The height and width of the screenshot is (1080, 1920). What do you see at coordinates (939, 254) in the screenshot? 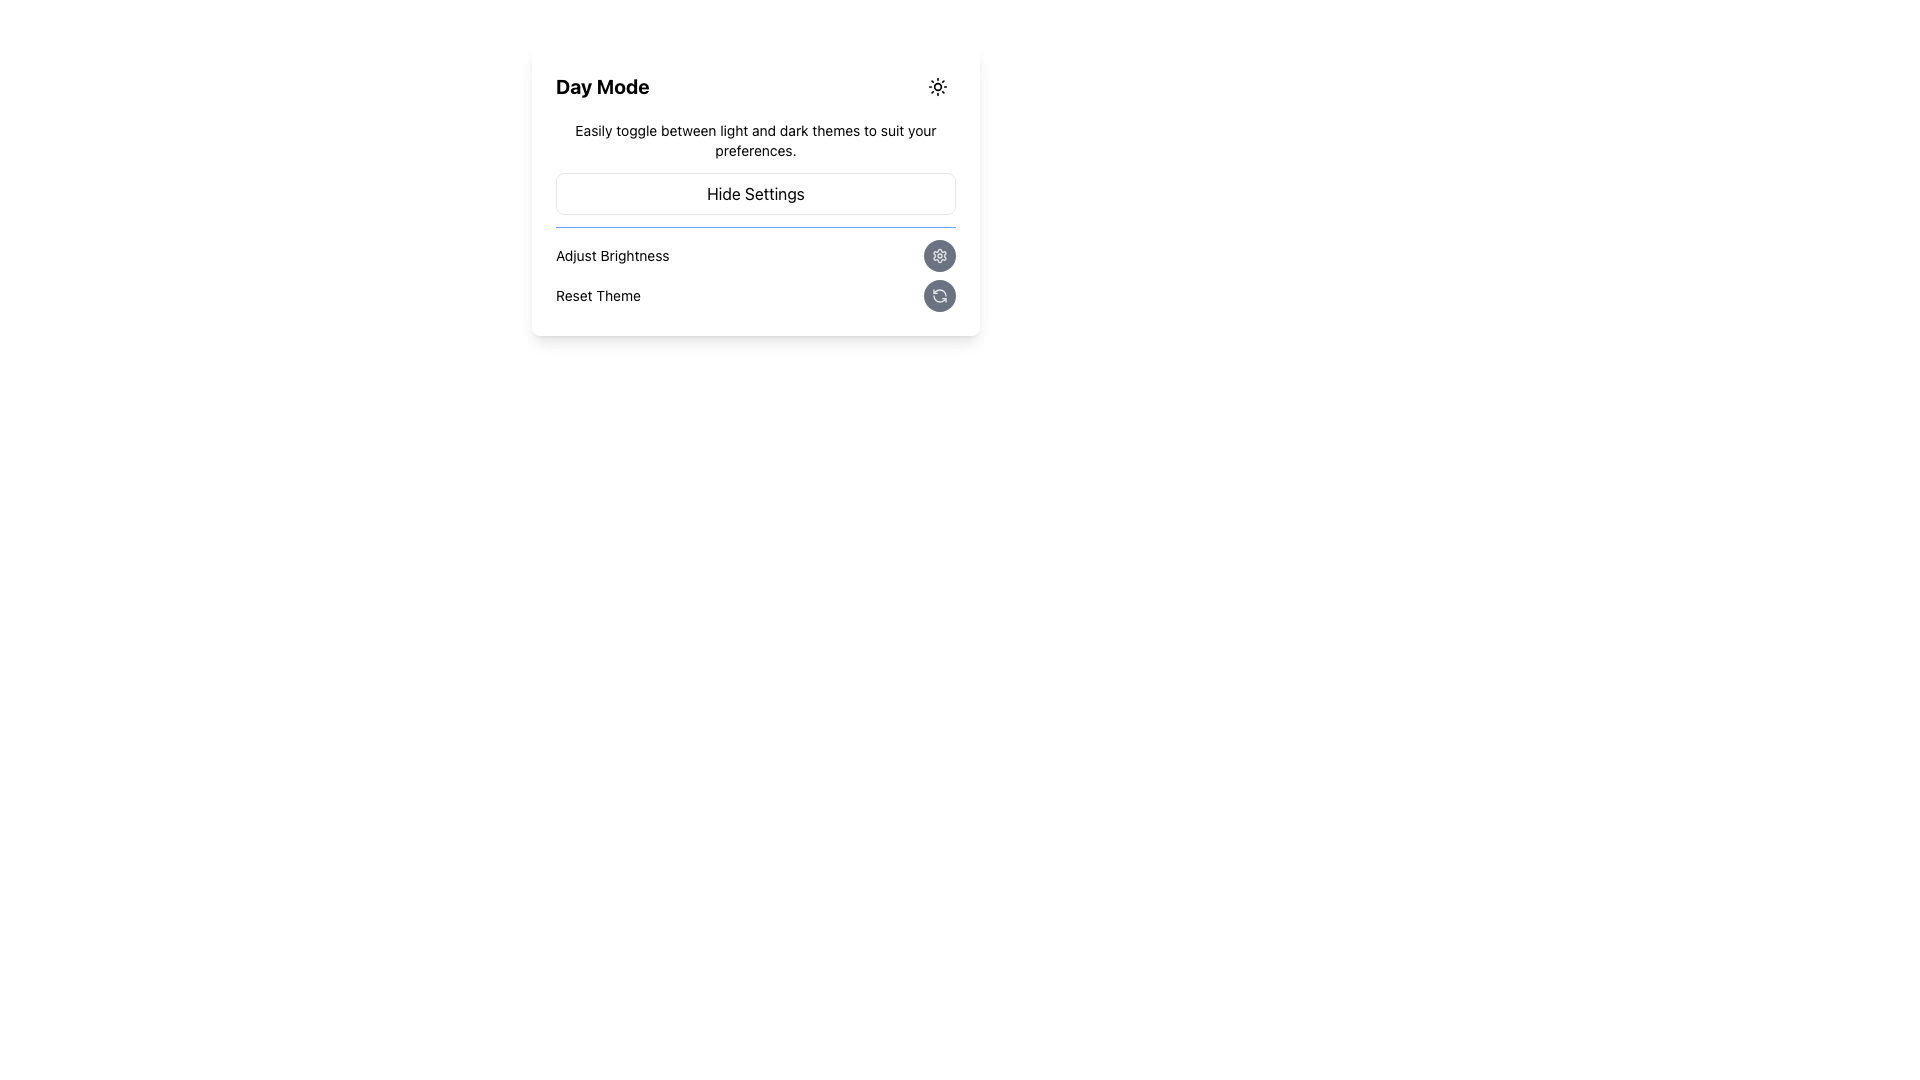
I see `the settings icon located within a rounded button at the bottom right corner of the settings panel` at bounding box center [939, 254].